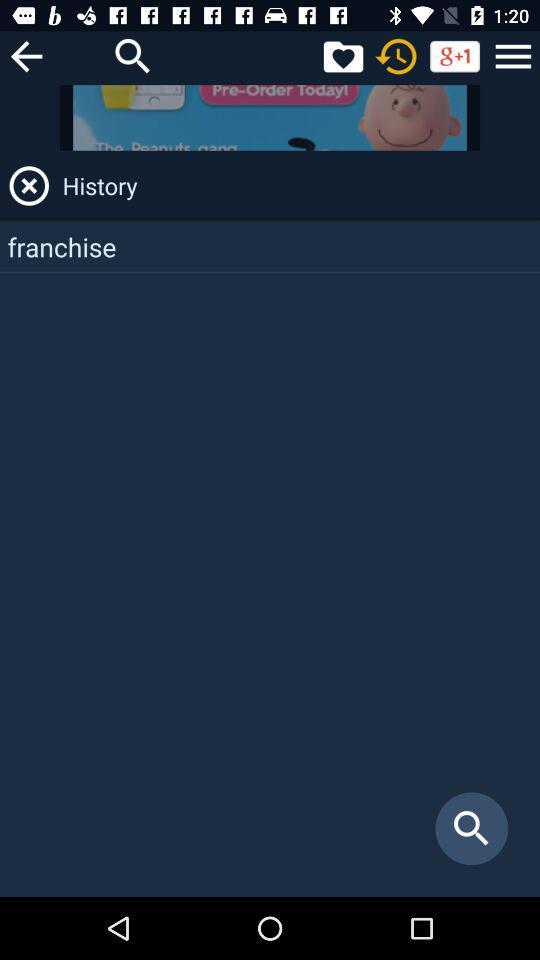 The width and height of the screenshot is (540, 960). I want to click on item to the left of history, so click(28, 186).